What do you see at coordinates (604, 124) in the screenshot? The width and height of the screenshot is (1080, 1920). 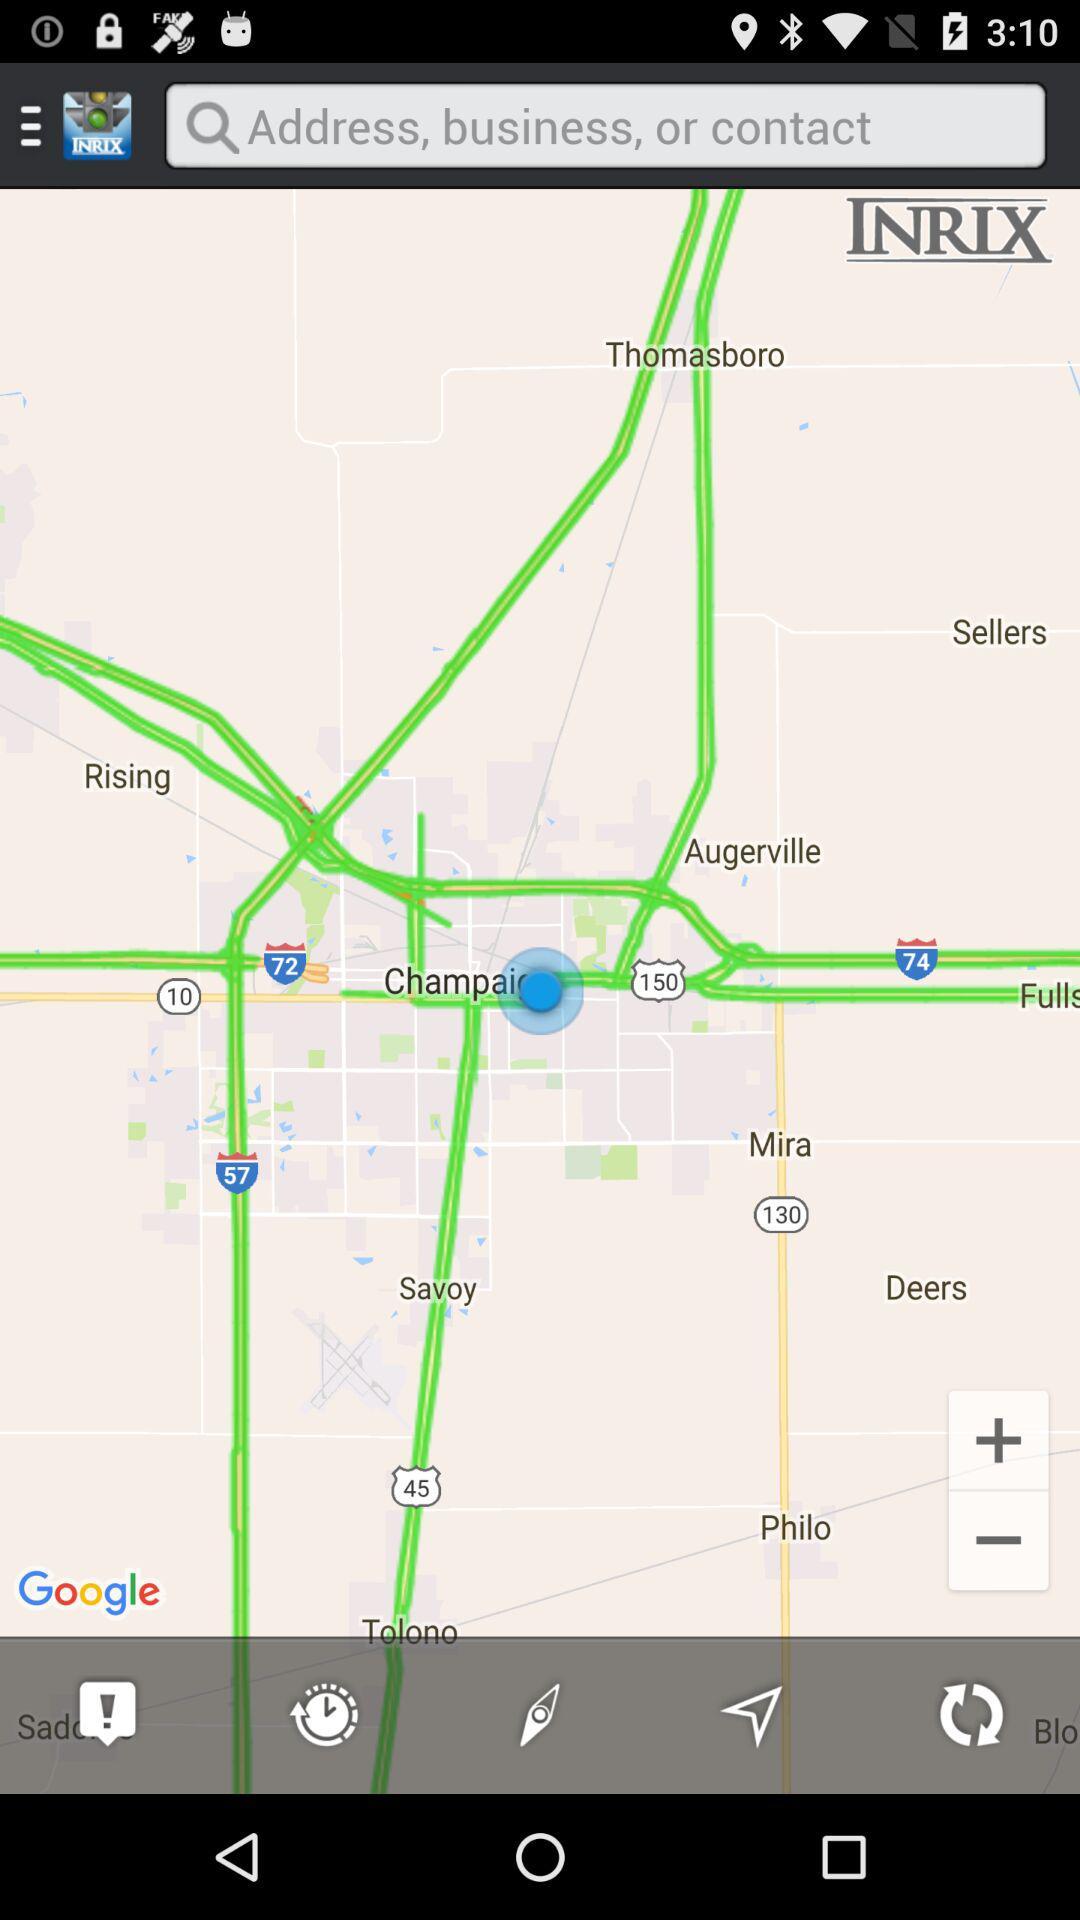 I see `search by specific information` at bounding box center [604, 124].